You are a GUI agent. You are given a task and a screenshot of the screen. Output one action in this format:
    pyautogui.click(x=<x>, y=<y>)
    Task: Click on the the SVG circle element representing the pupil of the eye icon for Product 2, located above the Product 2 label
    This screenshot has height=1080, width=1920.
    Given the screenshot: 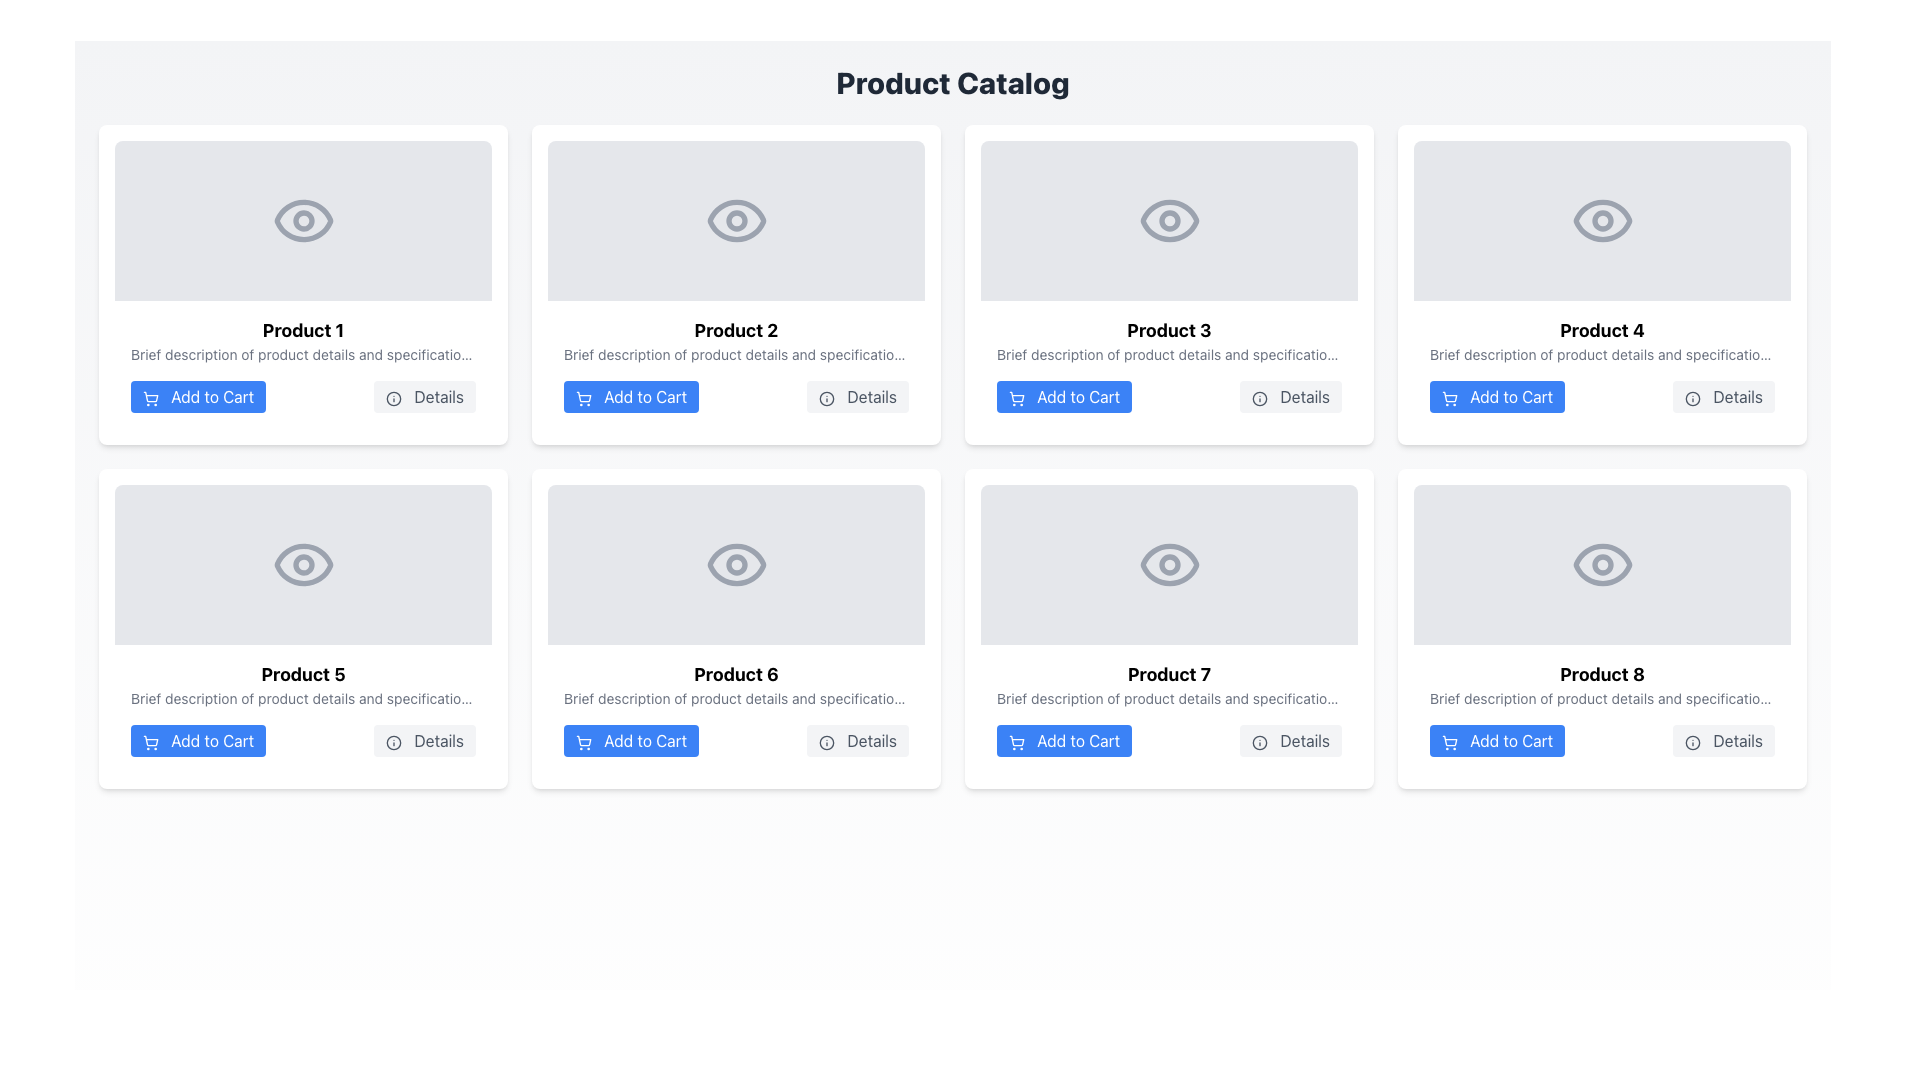 What is the action you would take?
    pyautogui.click(x=735, y=220)
    